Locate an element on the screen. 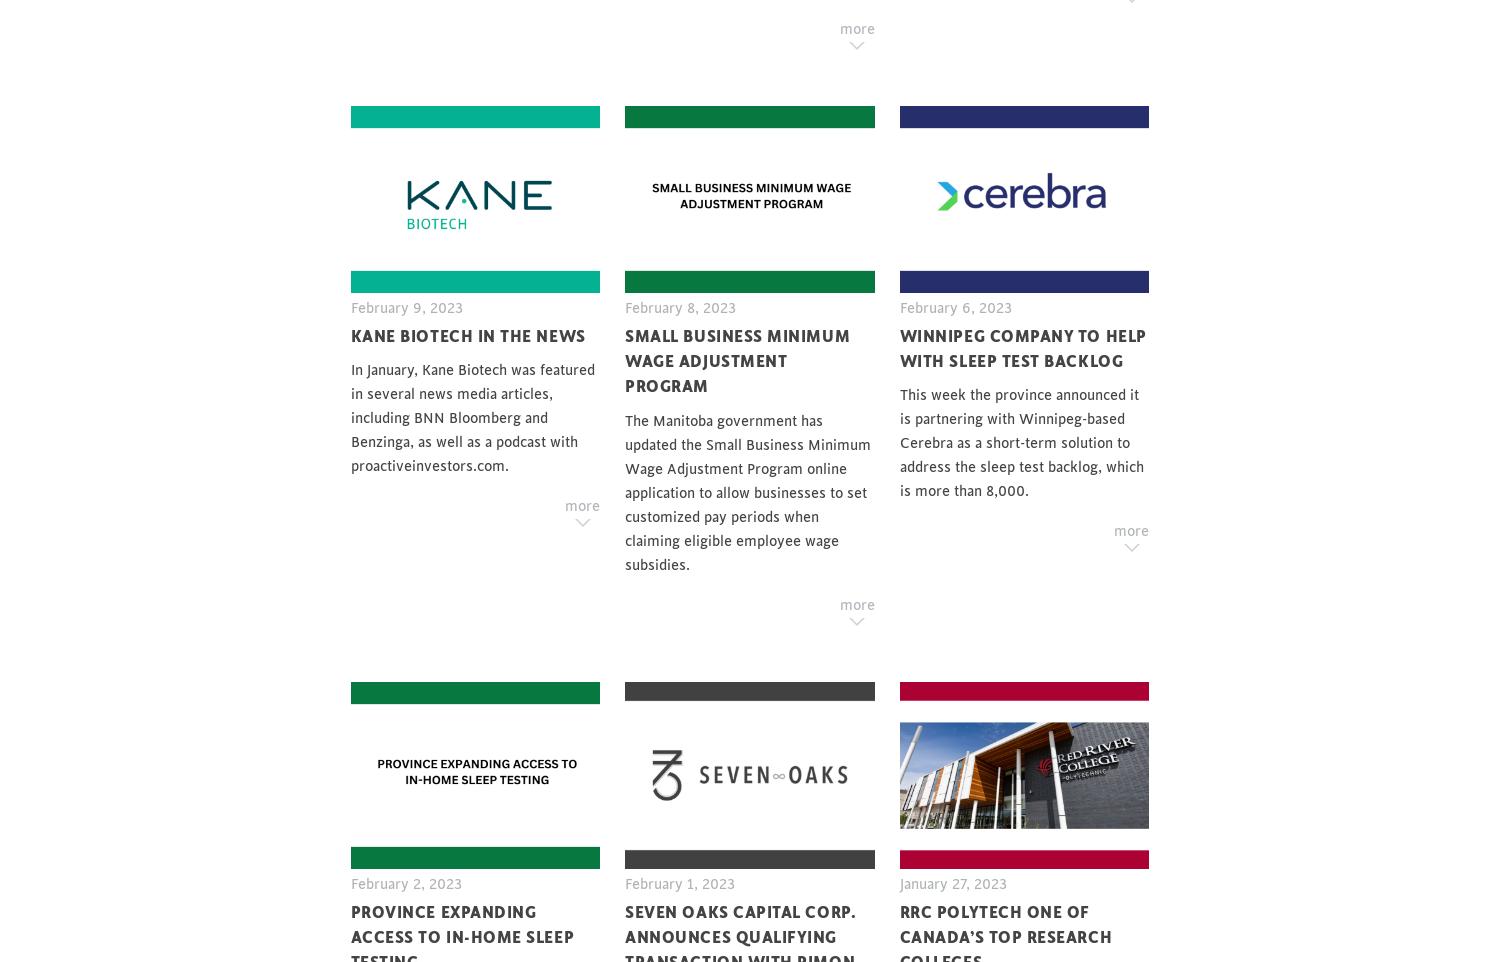  'In January, Kane Biotech was featured in several news media articles, including  BNN Bloomberg and Benzinga, as well as a podcast with proactiveinvestors.com.' is located at coordinates (471, 418).